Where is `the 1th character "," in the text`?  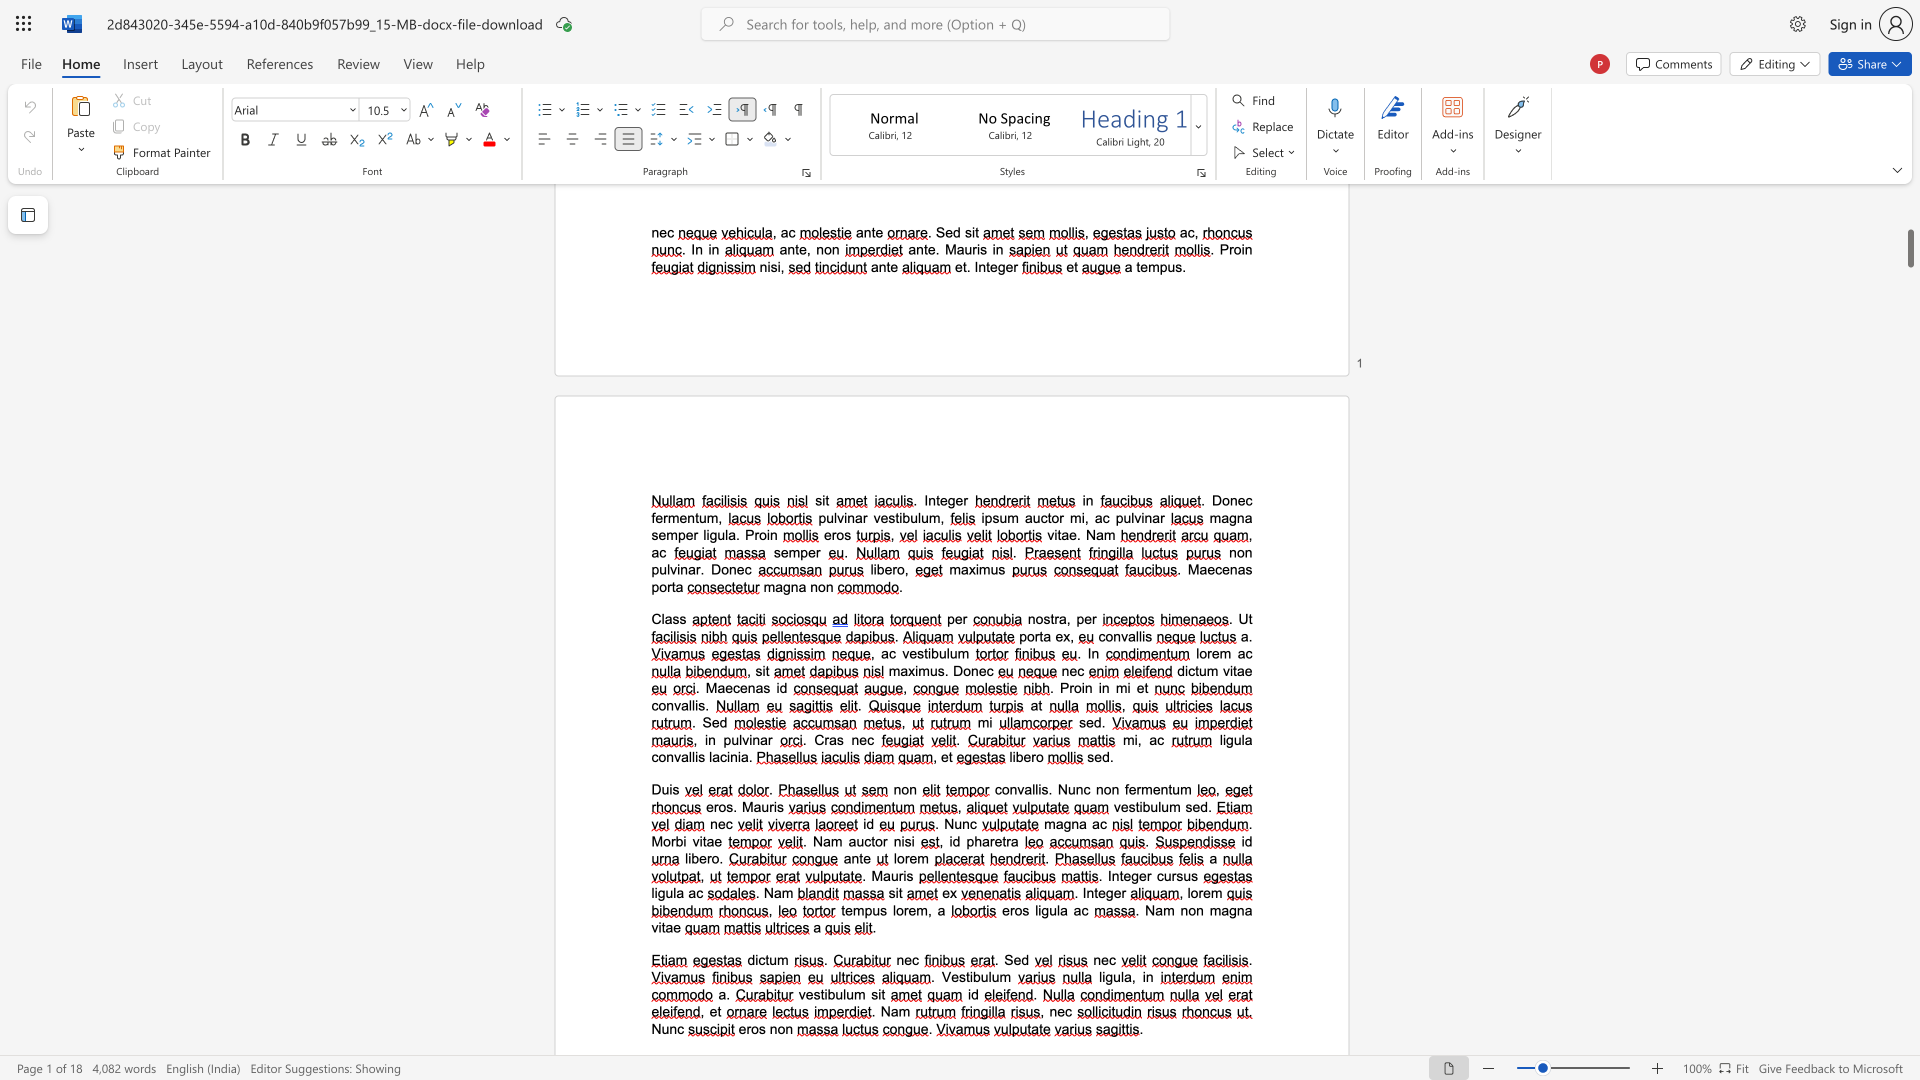
the 1th character "," in the text is located at coordinates (1071, 636).